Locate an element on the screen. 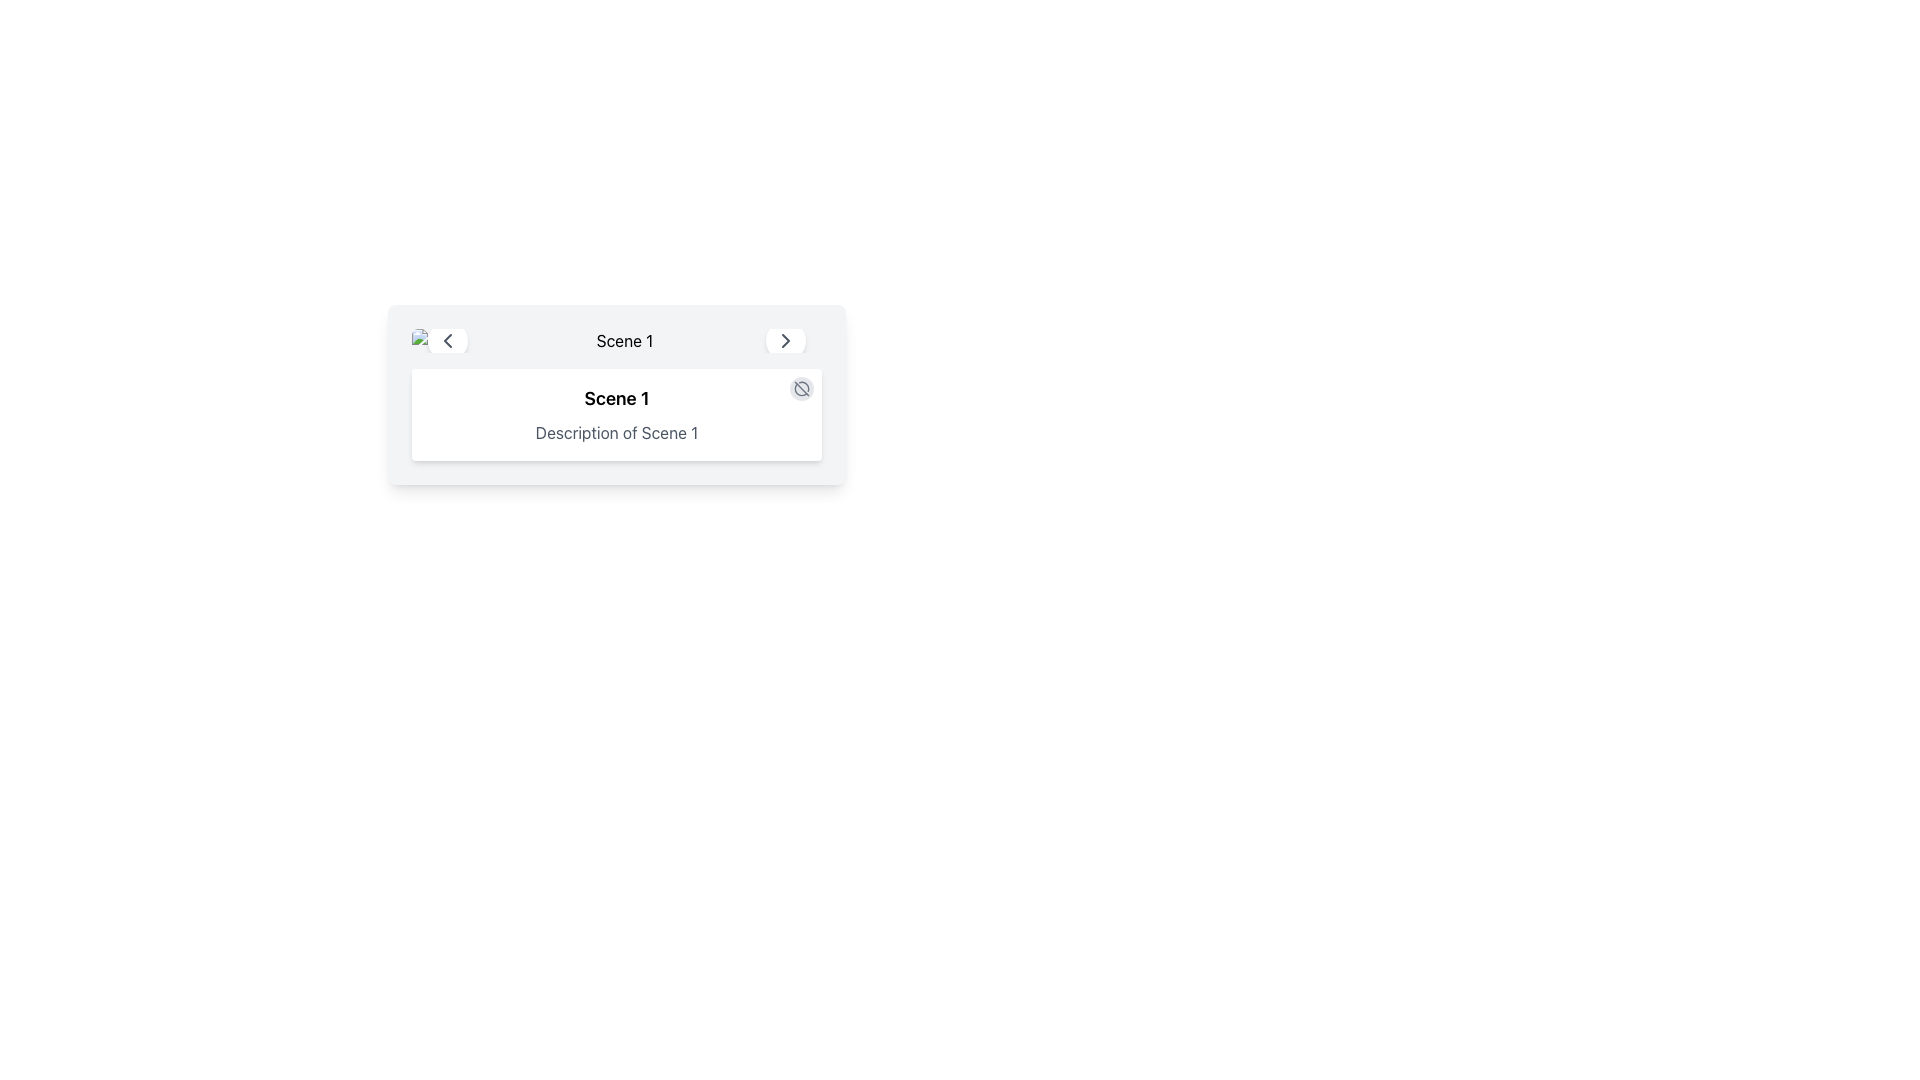 This screenshot has width=1920, height=1080. the Text Block containing the bold text 'Scene 1' and subtext 'Description of Scene 1', which has a soft gray background and rounded corners is located at coordinates (616, 394).